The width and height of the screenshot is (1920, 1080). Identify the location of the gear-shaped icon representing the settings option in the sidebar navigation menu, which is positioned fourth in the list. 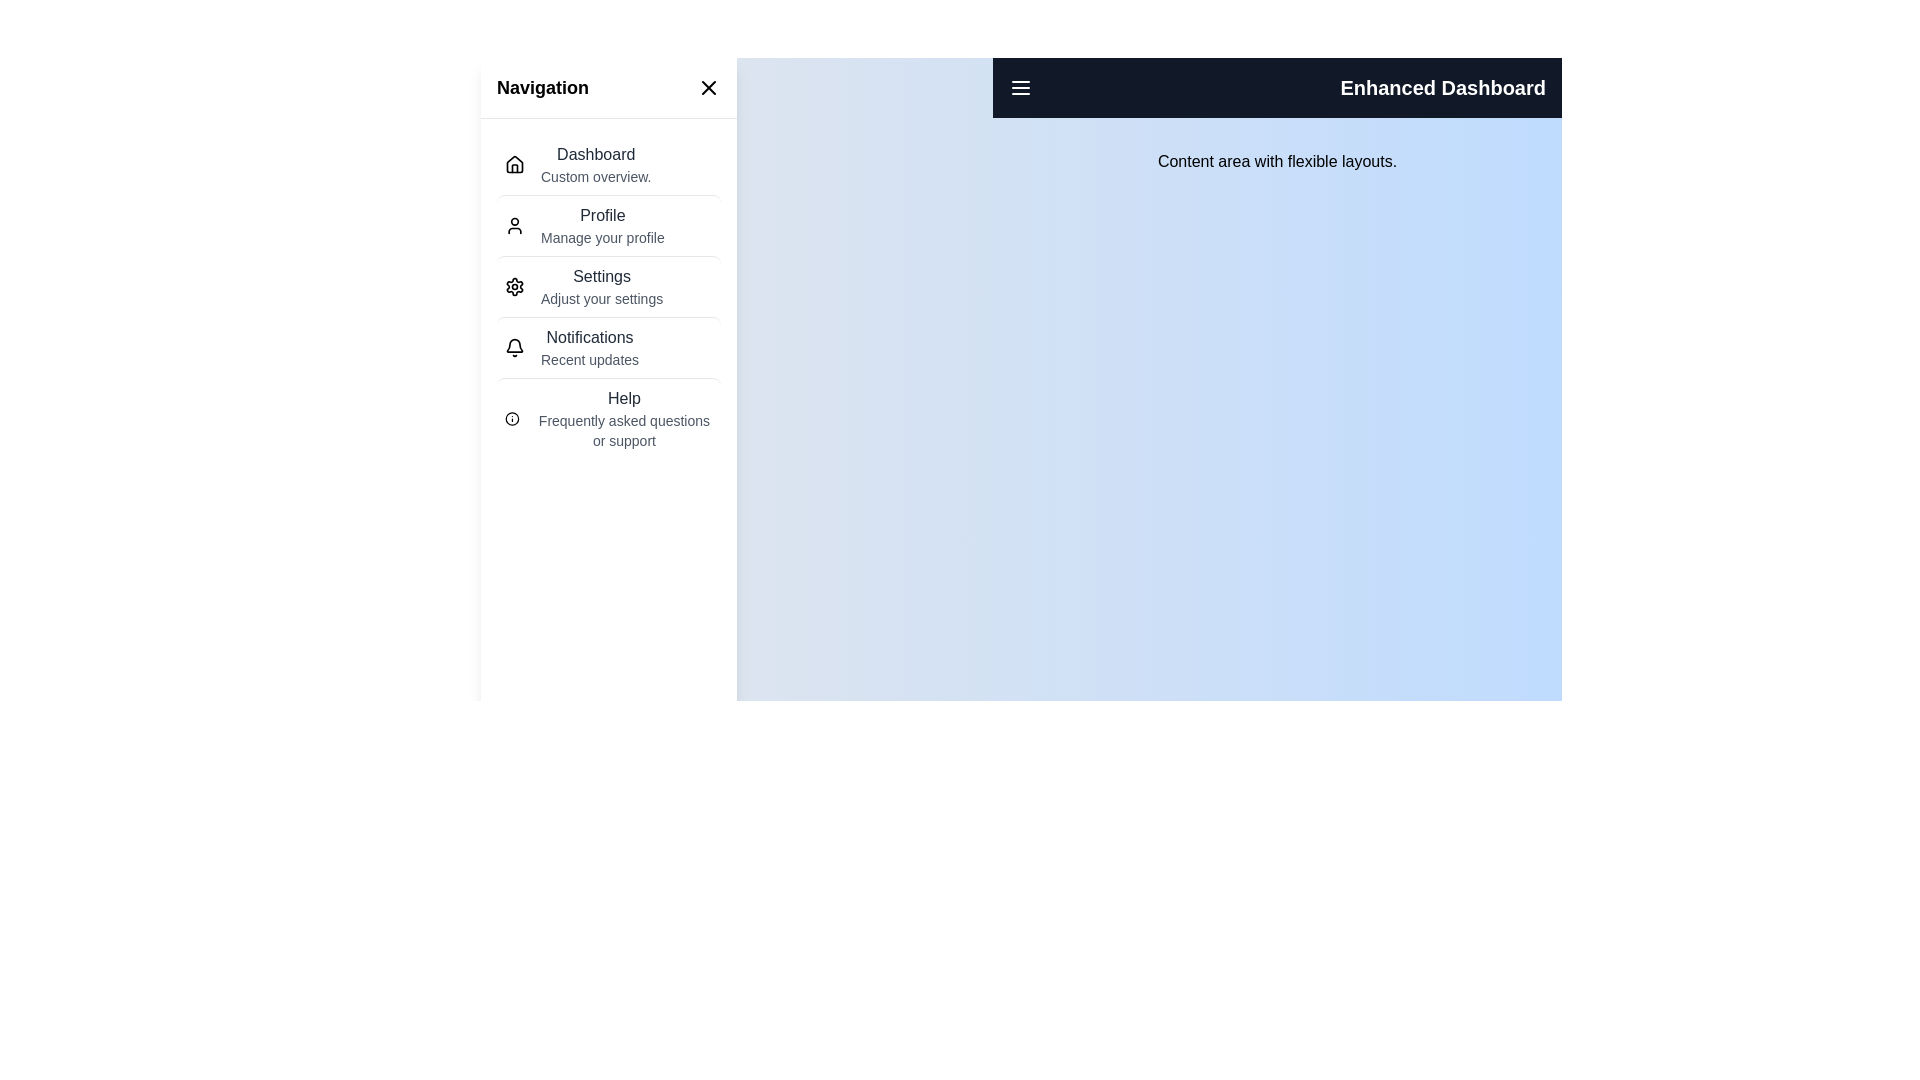
(514, 286).